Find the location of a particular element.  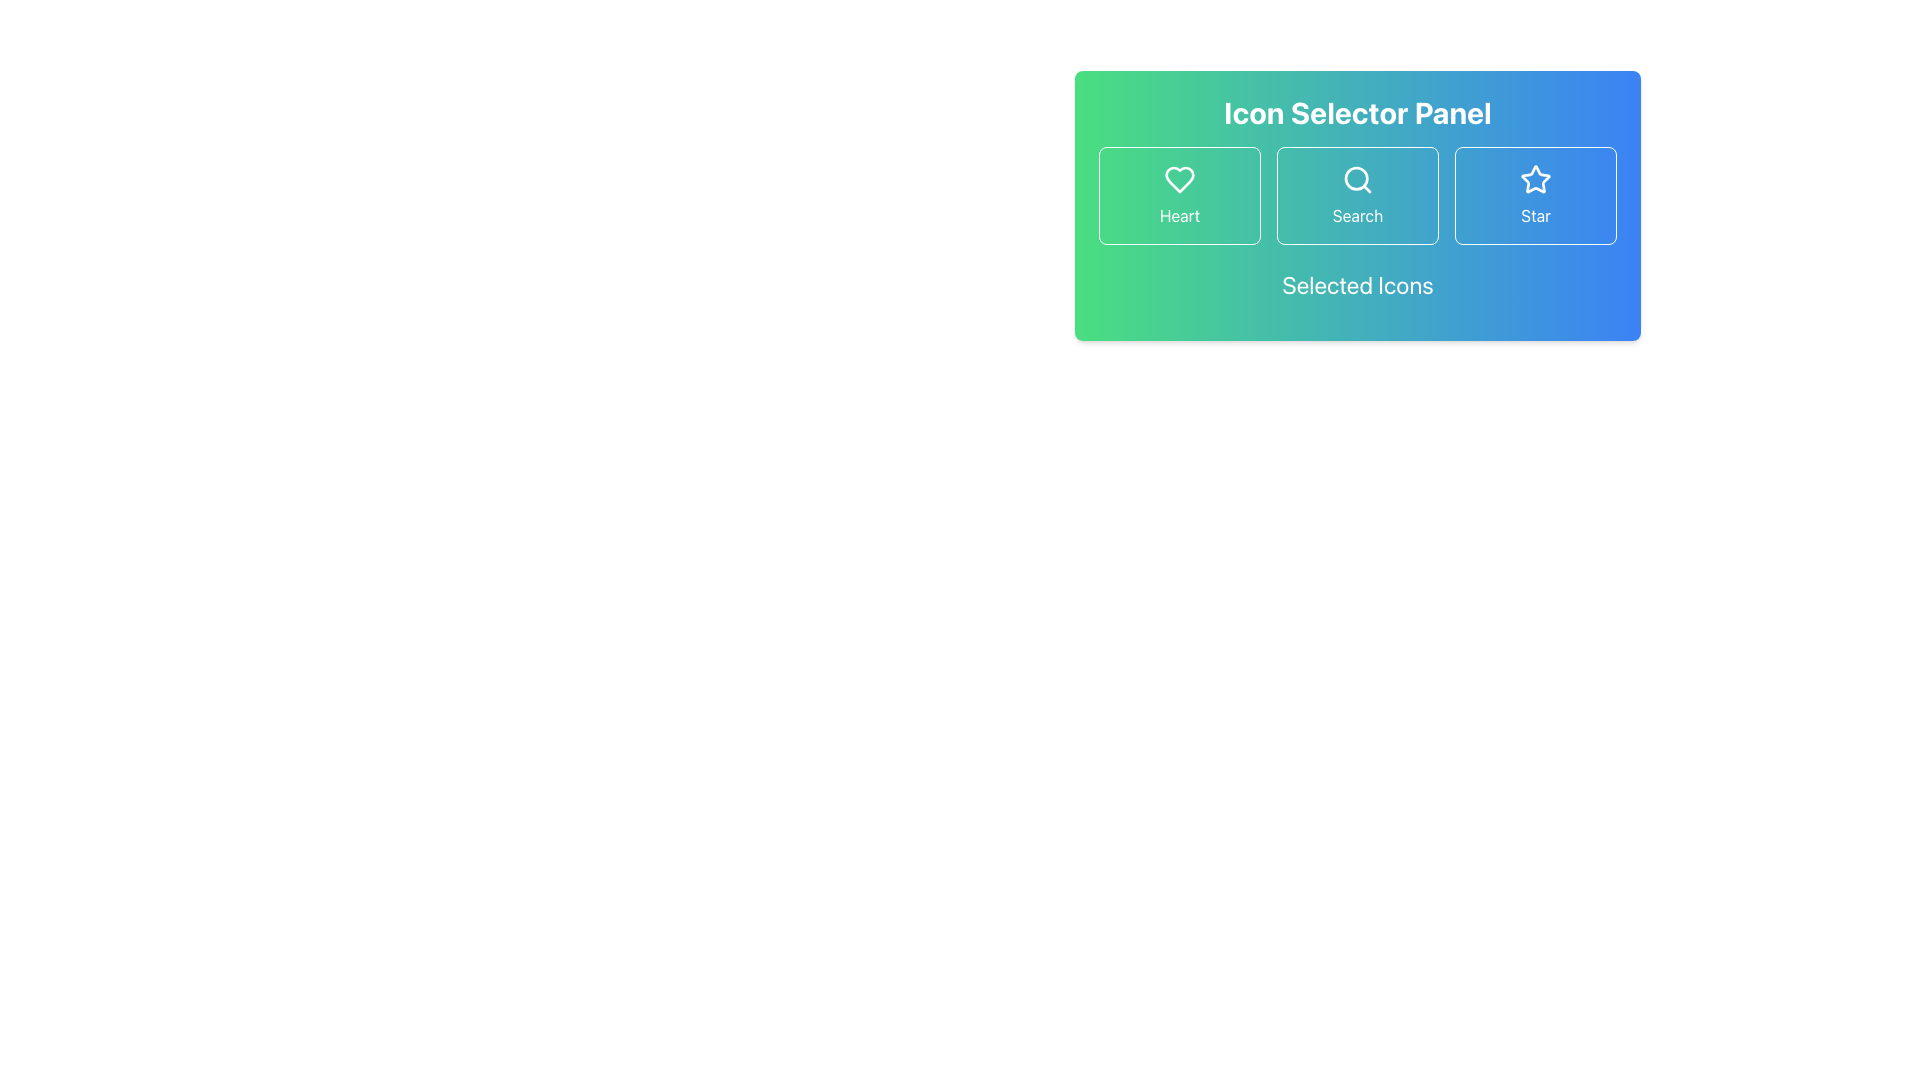

the blue star icon with a white center from the Icon Selector Panel is located at coordinates (1535, 178).